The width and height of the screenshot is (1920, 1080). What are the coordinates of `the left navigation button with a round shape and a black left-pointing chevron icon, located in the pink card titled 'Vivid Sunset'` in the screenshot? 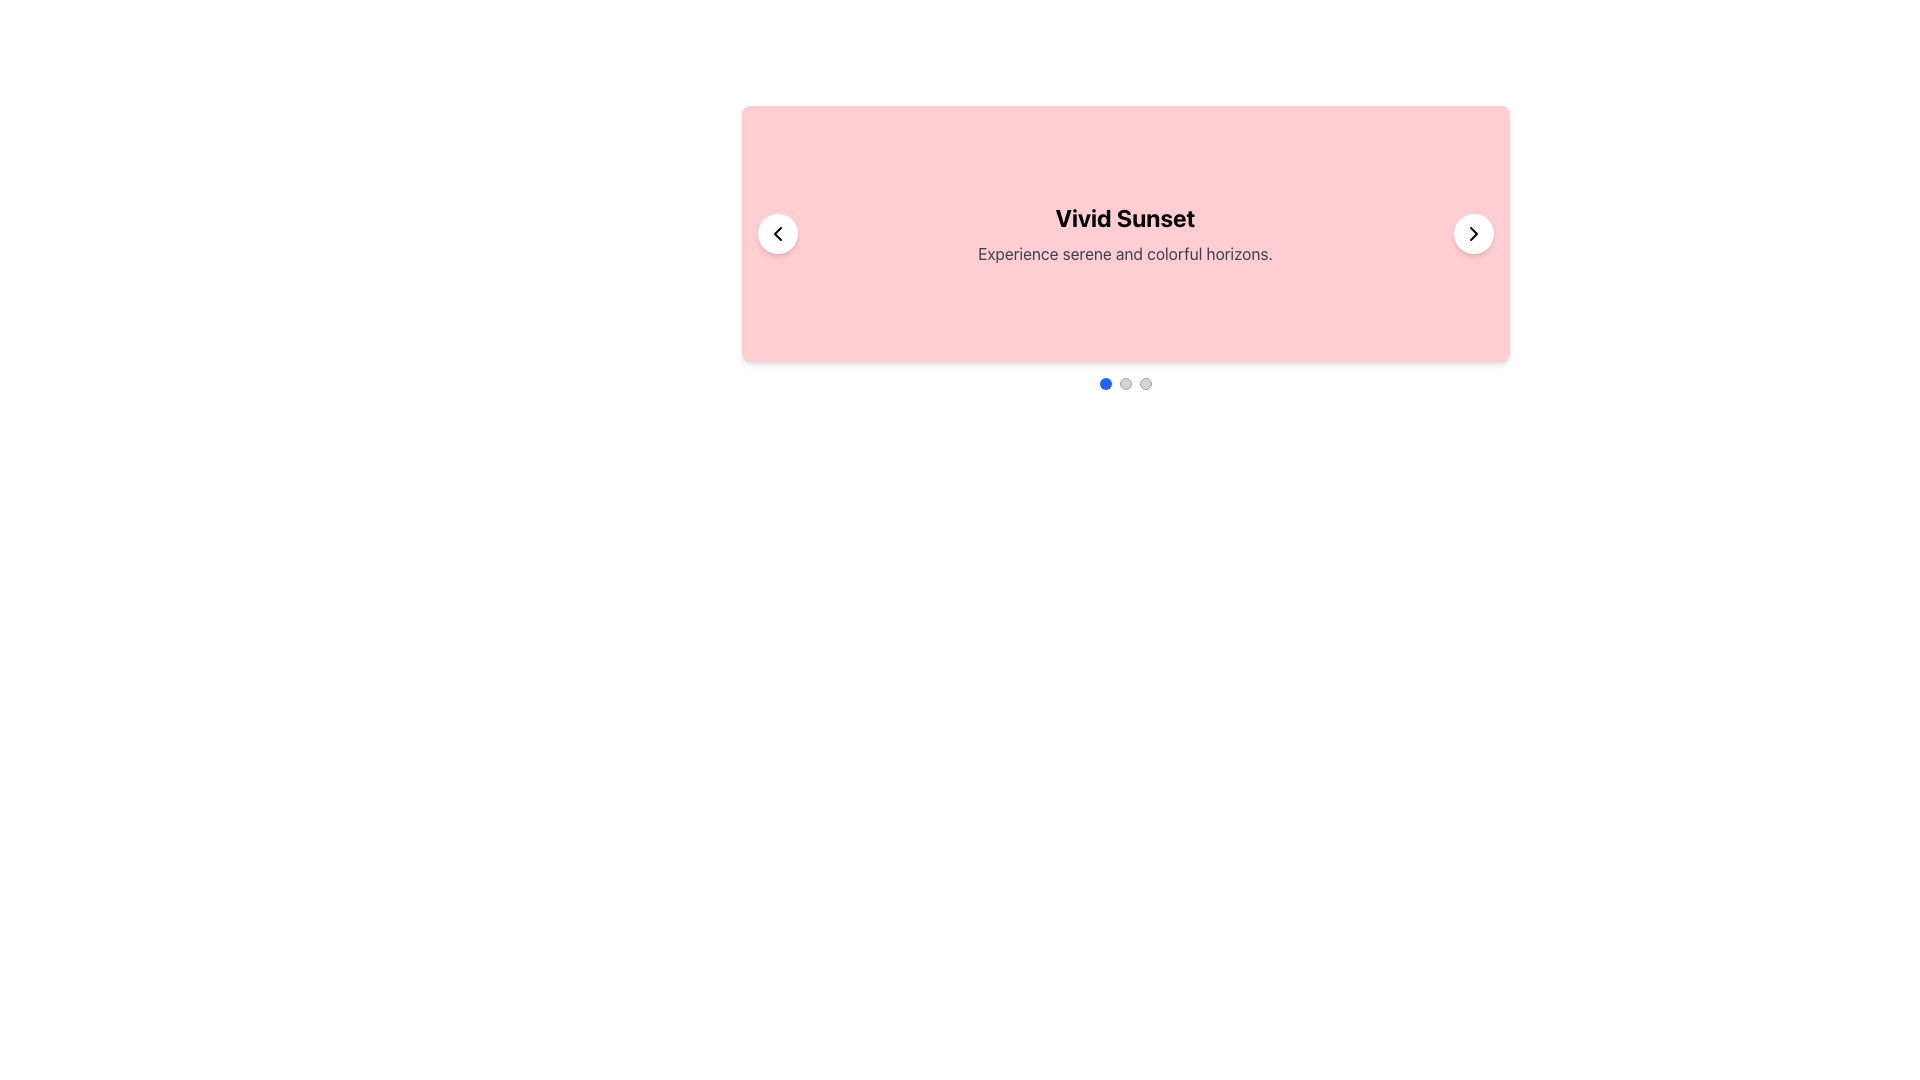 It's located at (776, 233).